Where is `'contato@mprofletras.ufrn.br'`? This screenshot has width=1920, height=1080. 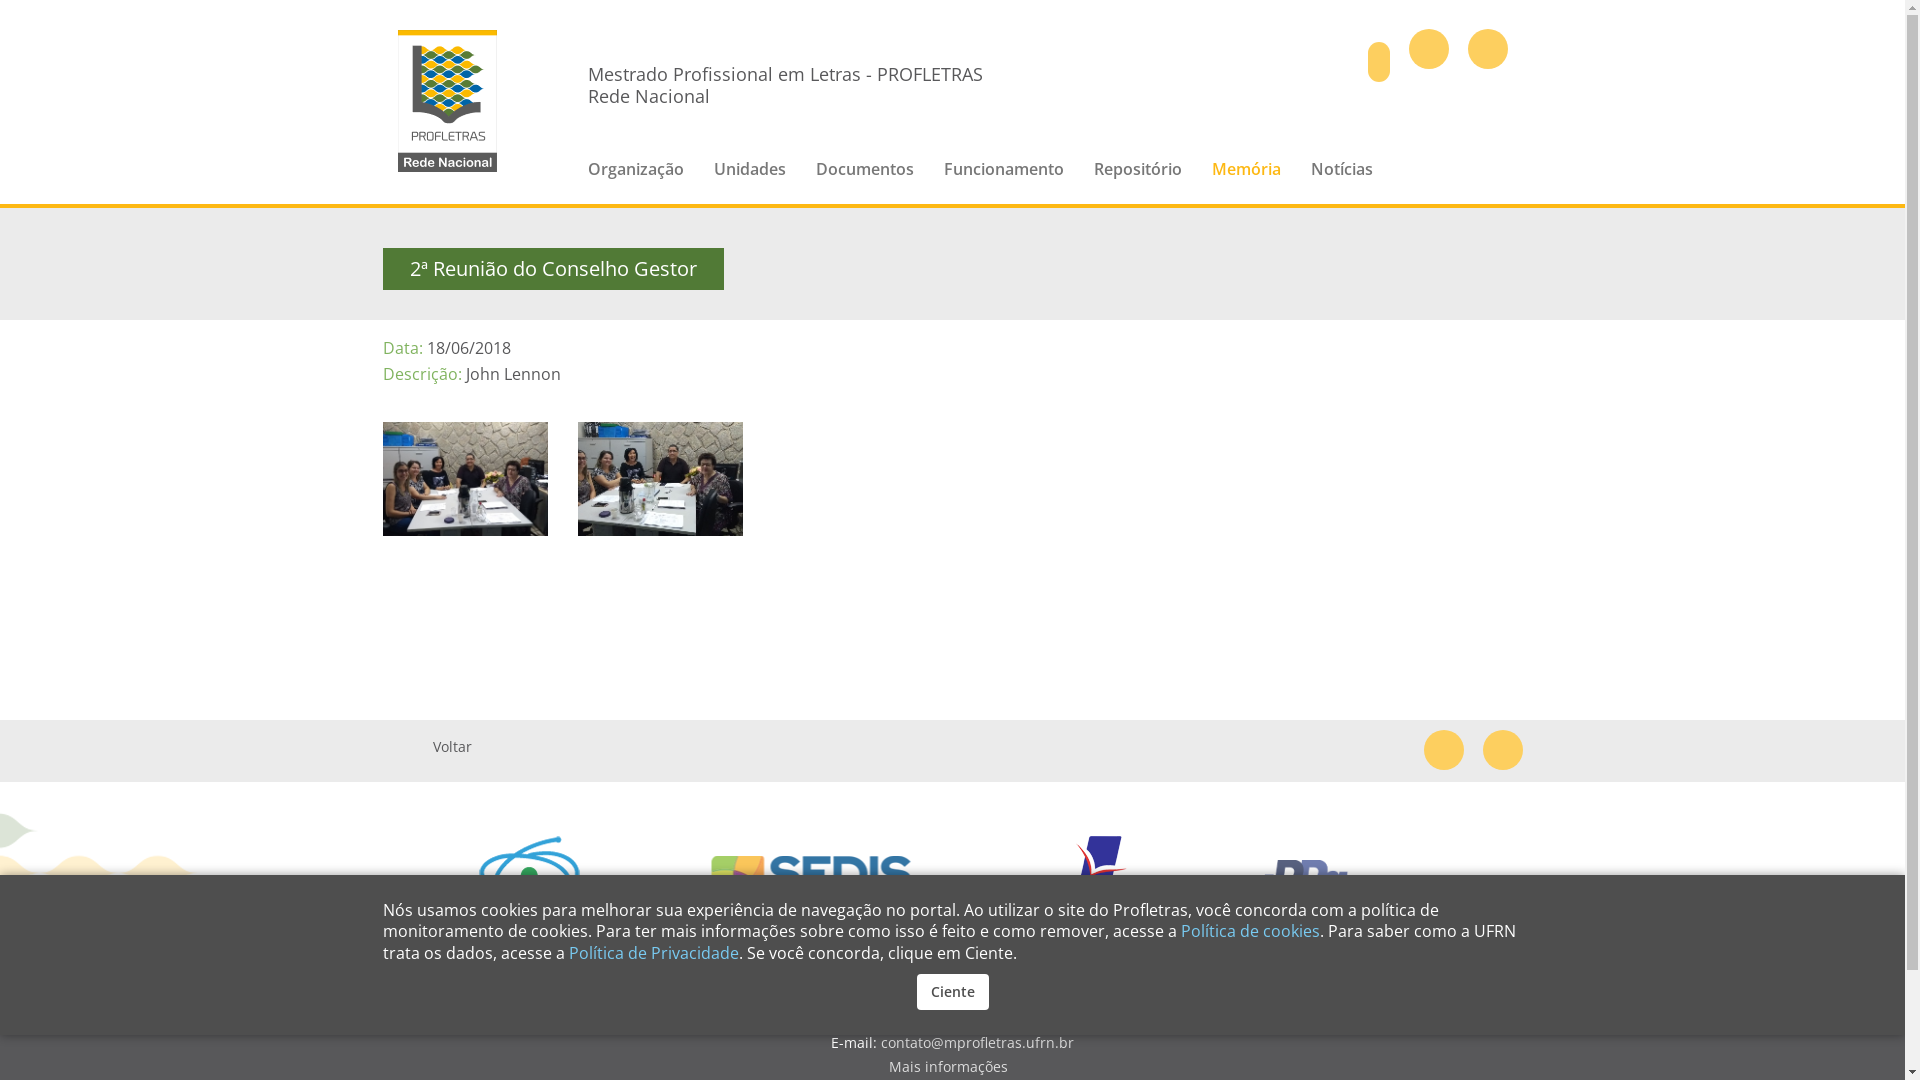 'contato@mprofletras.ufrn.br' is located at coordinates (977, 1041).